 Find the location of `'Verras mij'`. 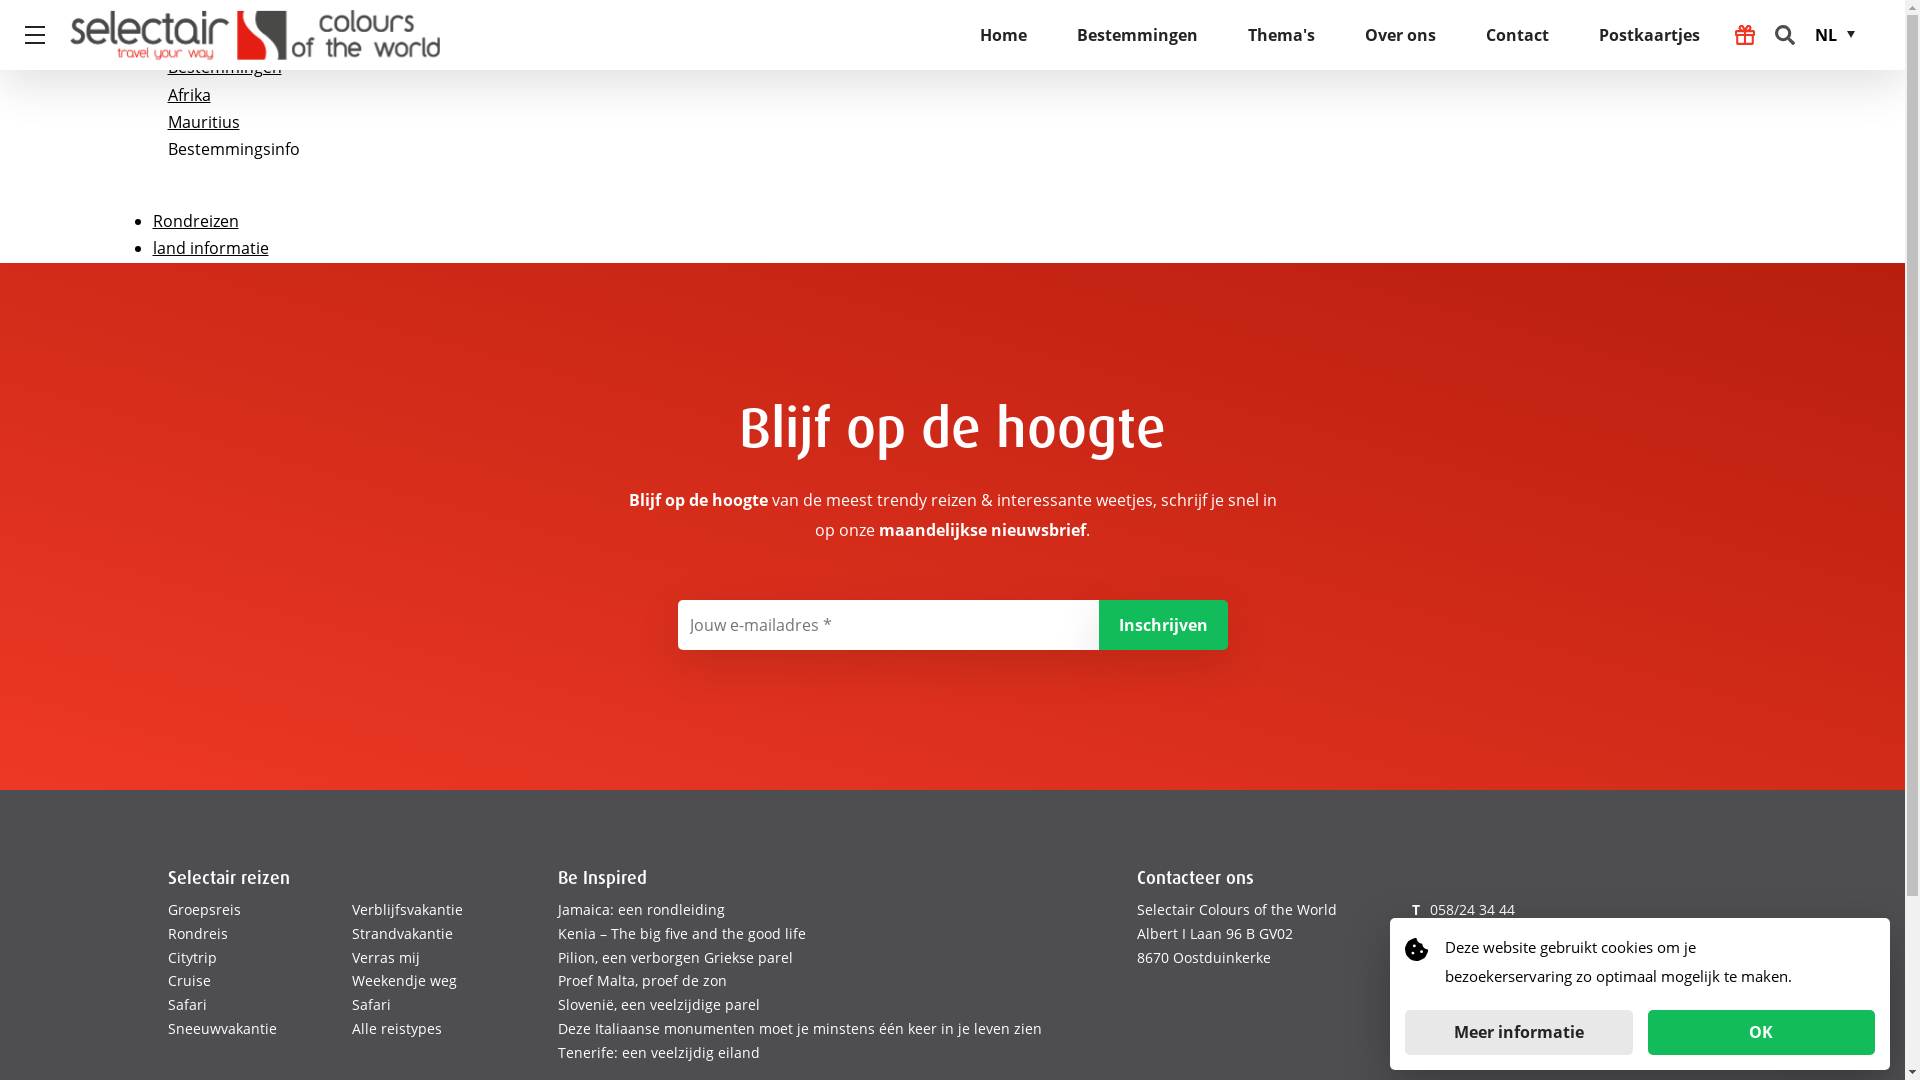

'Verras mij' is located at coordinates (385, 956).